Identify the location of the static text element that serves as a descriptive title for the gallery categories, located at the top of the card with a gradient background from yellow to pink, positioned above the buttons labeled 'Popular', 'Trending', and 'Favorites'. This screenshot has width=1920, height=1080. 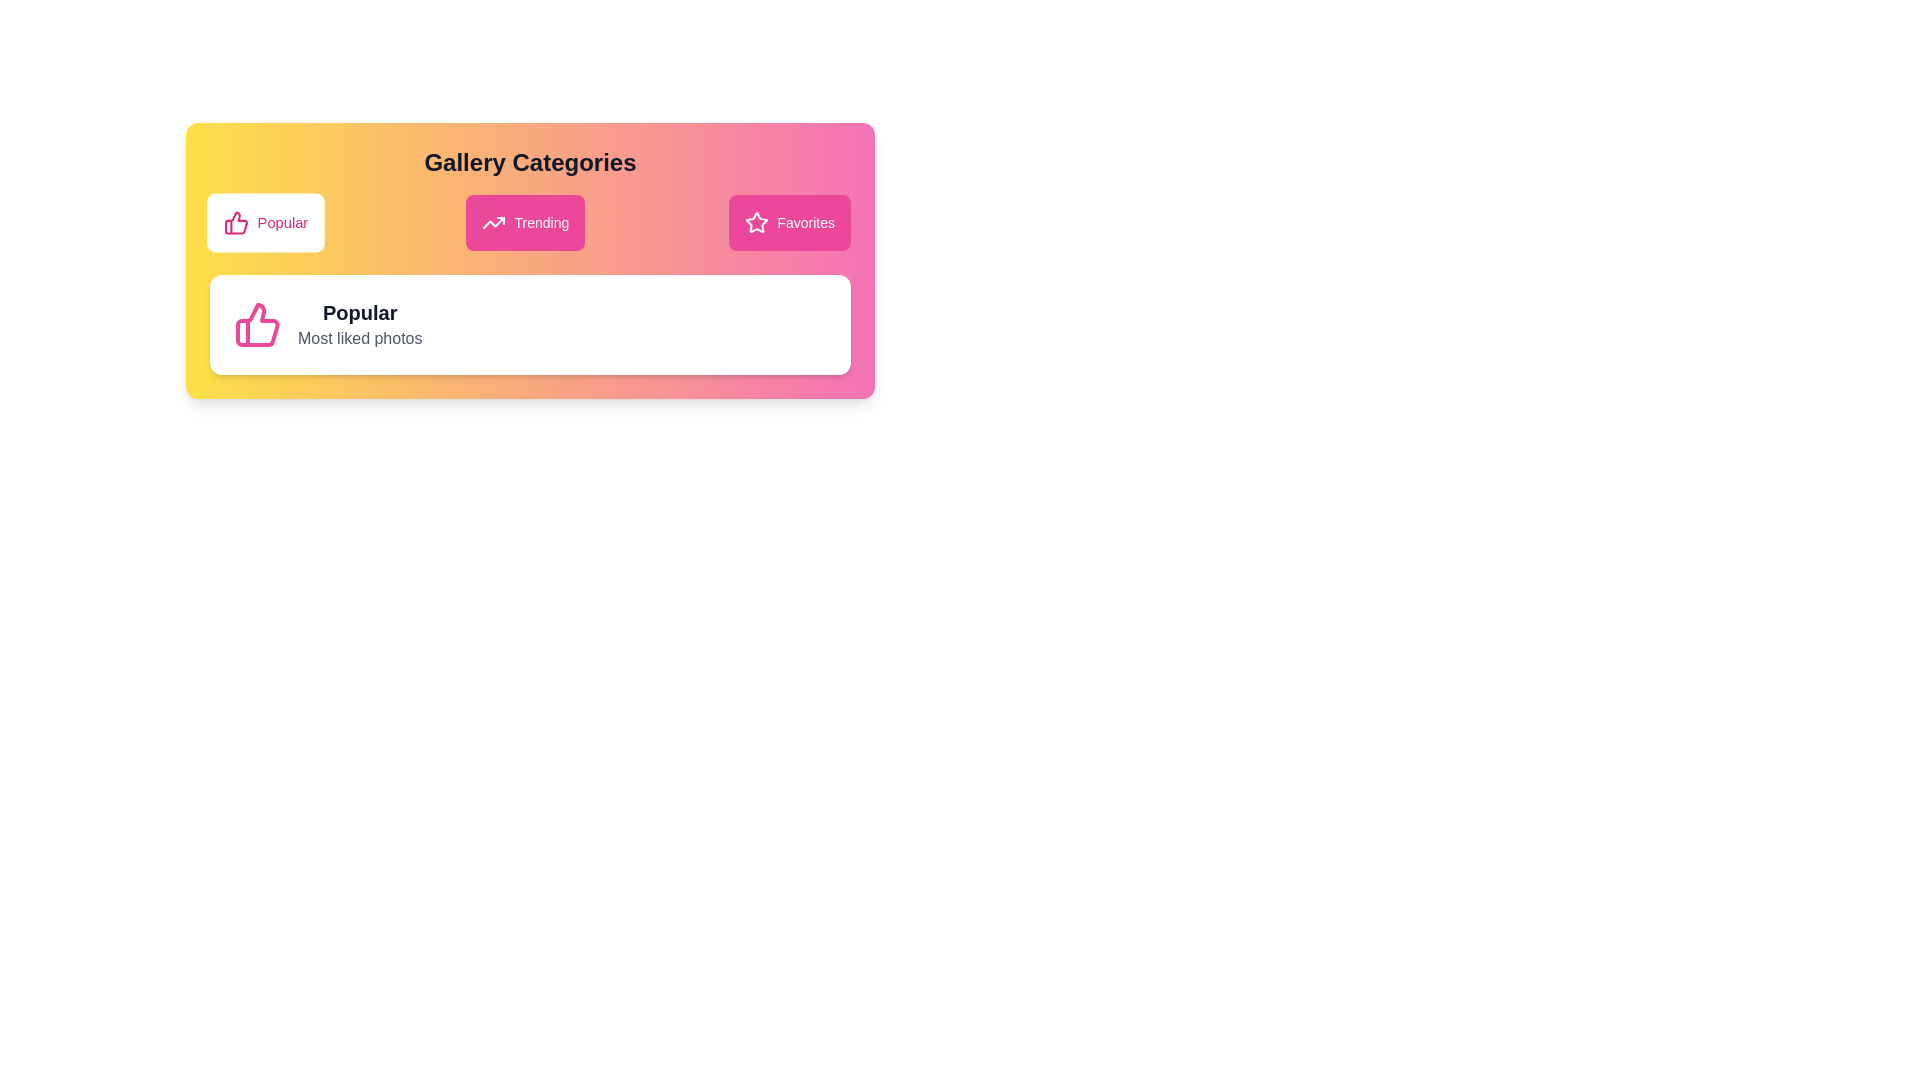
(530, 161).